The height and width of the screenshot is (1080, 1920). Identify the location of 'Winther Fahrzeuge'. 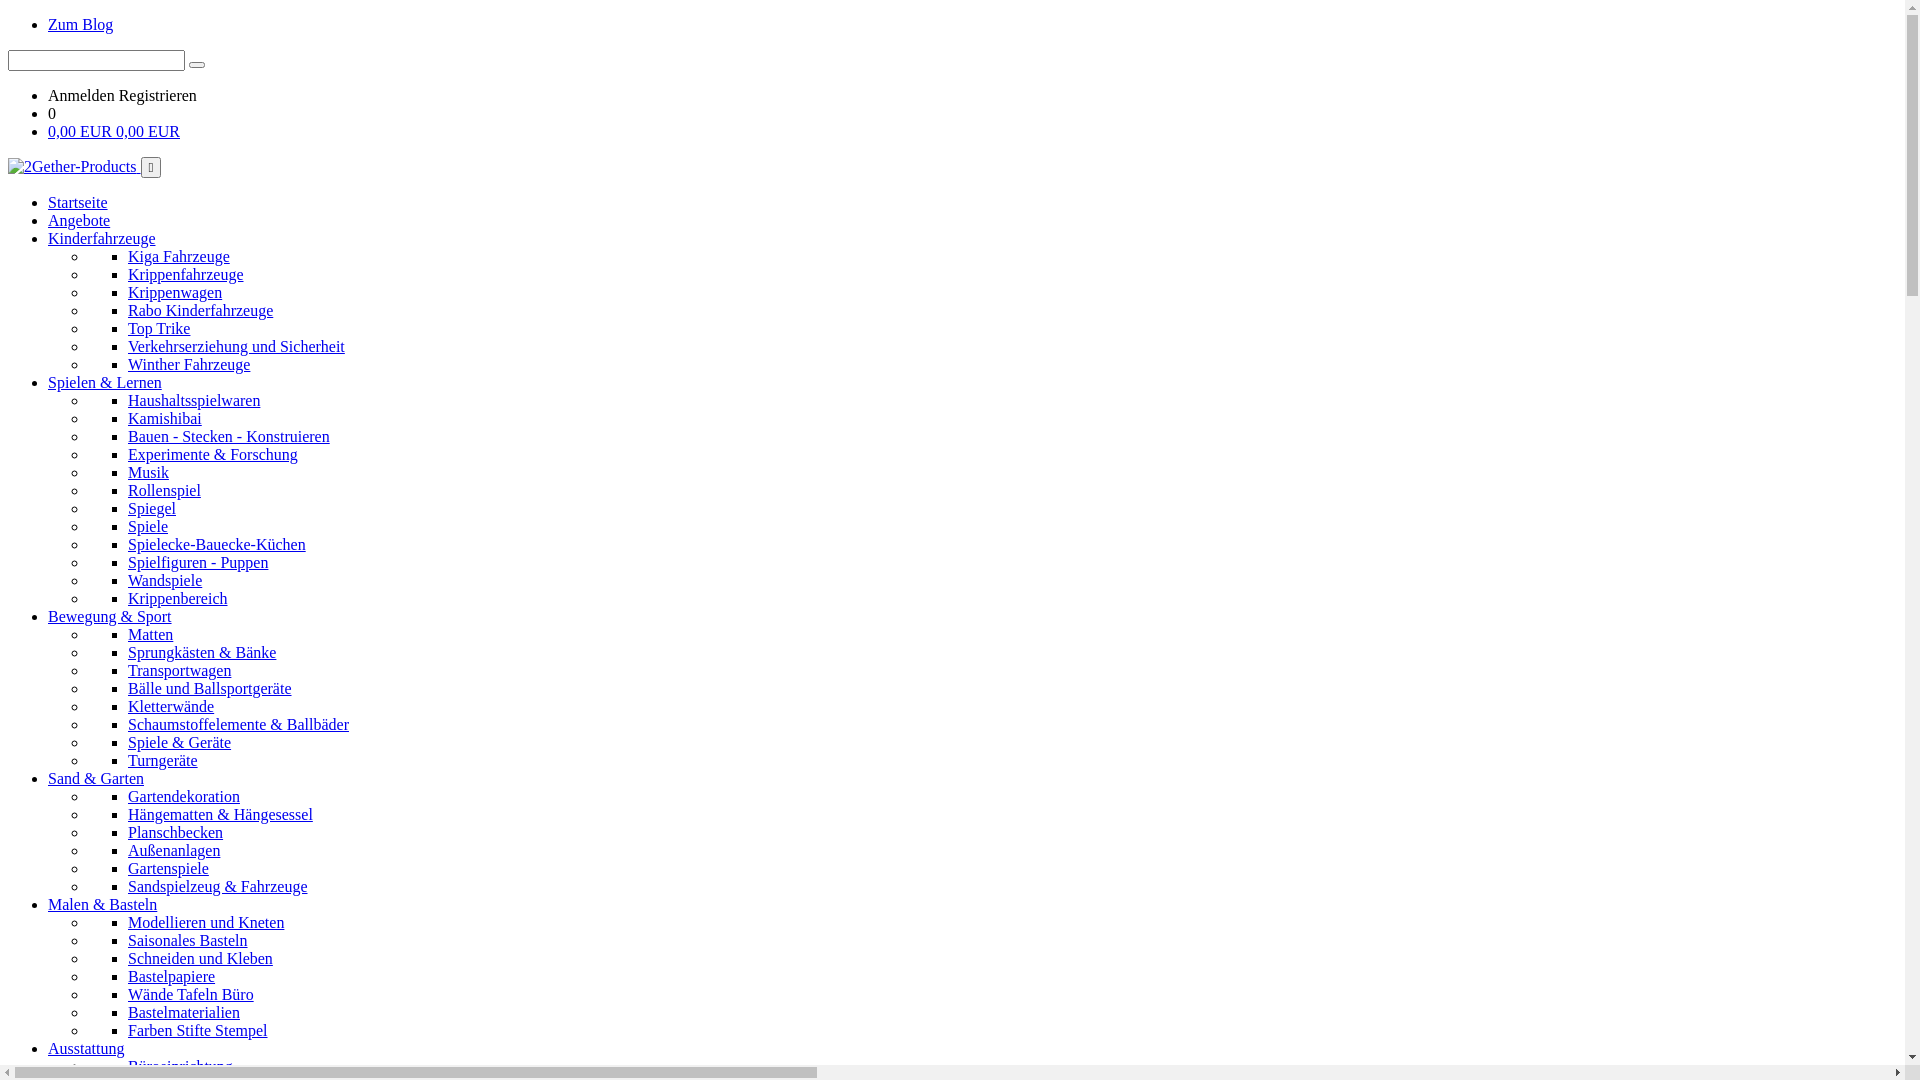
(188, 364).